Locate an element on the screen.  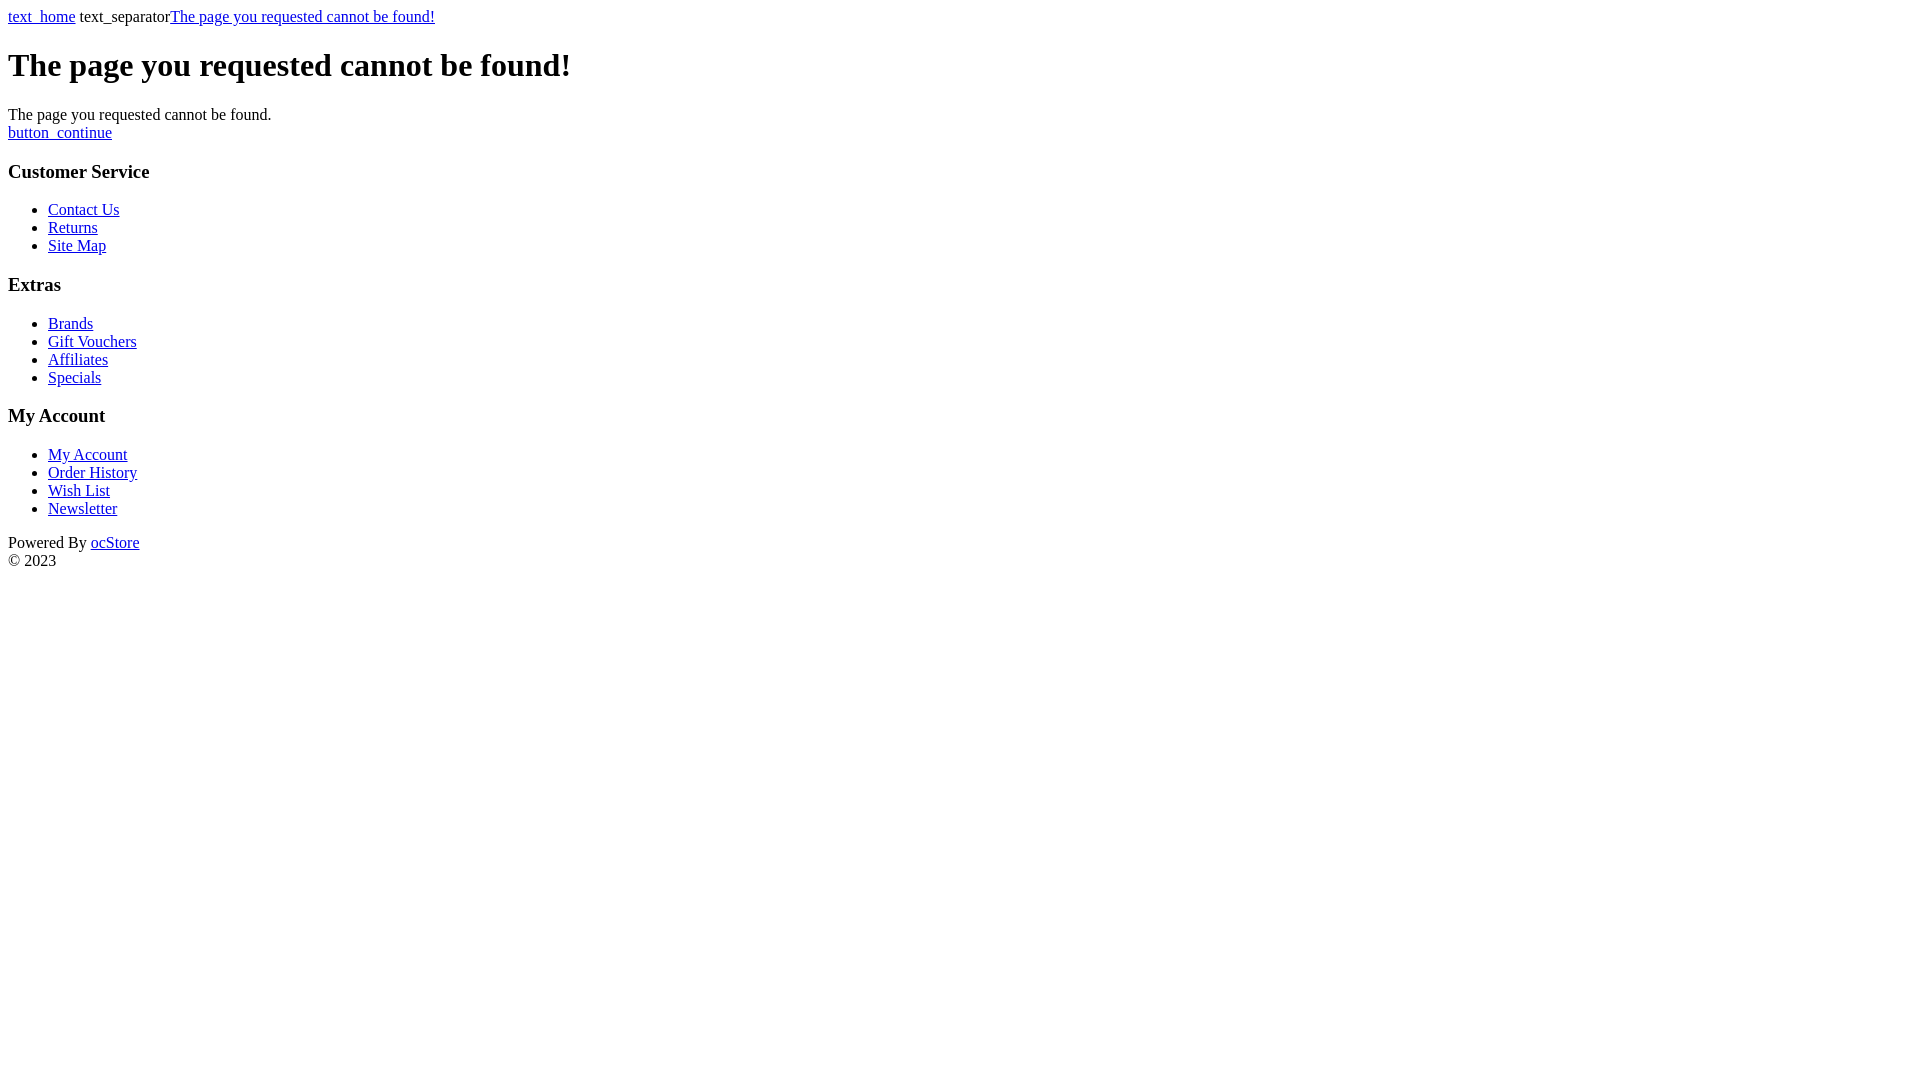
'text_home' is located at coordinates (42, 16).